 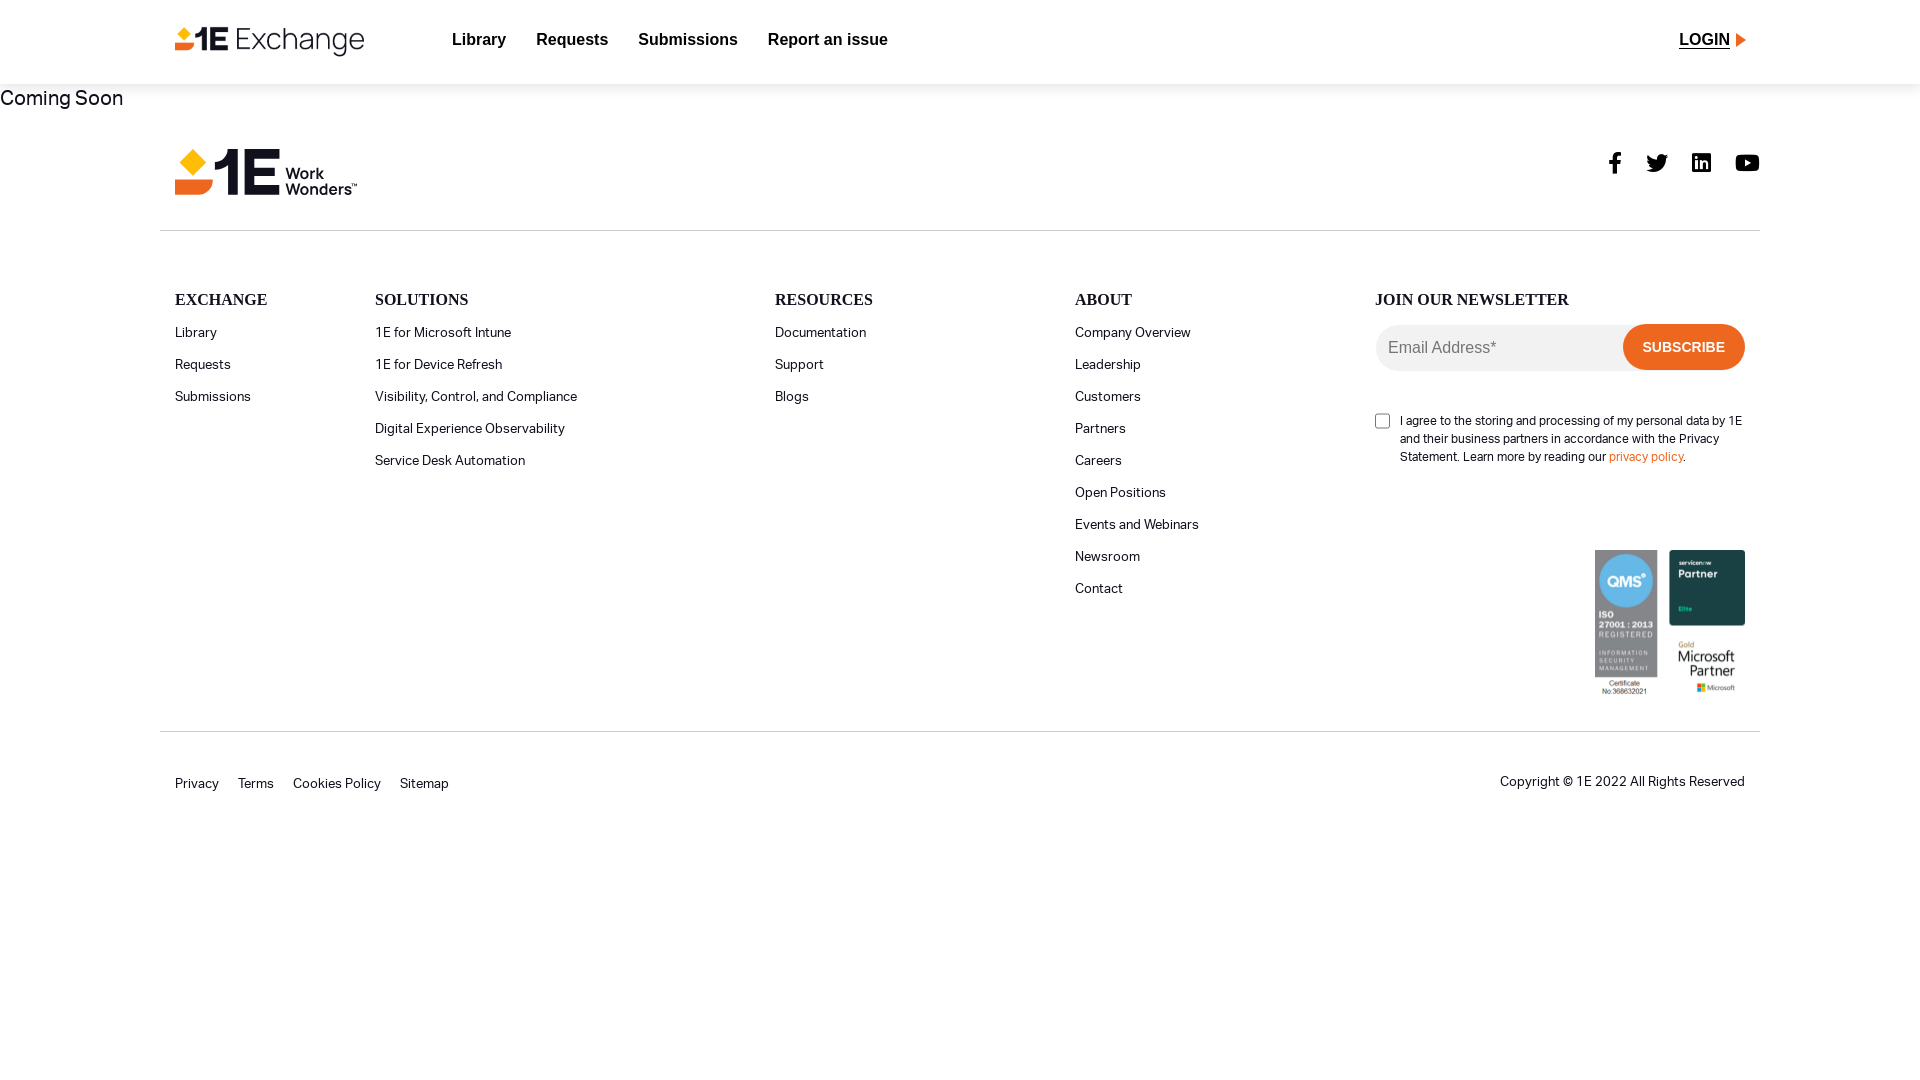 I want to click on 'Blogs', so click(x=773, y=397).